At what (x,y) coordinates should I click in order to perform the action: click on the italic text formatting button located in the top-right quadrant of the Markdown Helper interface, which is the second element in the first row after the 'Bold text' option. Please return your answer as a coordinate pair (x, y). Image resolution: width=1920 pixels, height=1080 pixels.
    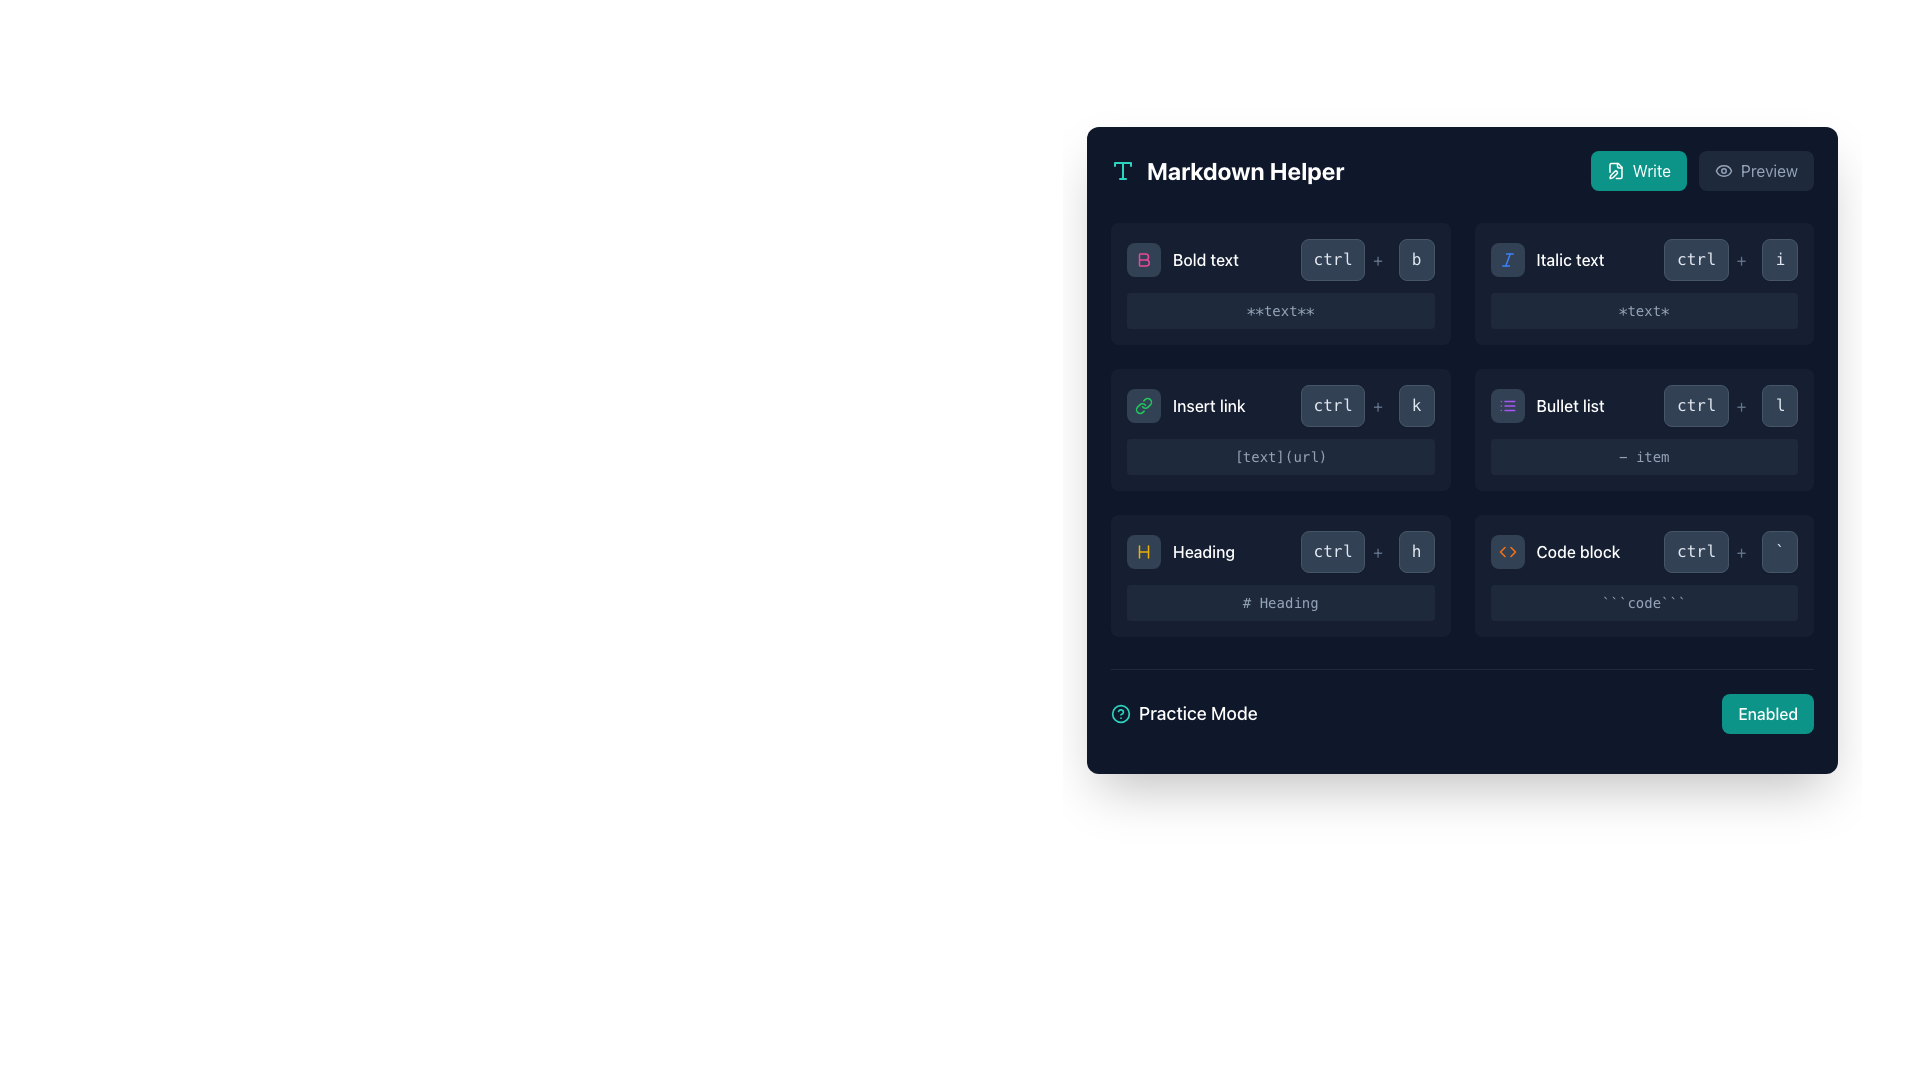
    Looking at the image, I should click on (1546, 258).